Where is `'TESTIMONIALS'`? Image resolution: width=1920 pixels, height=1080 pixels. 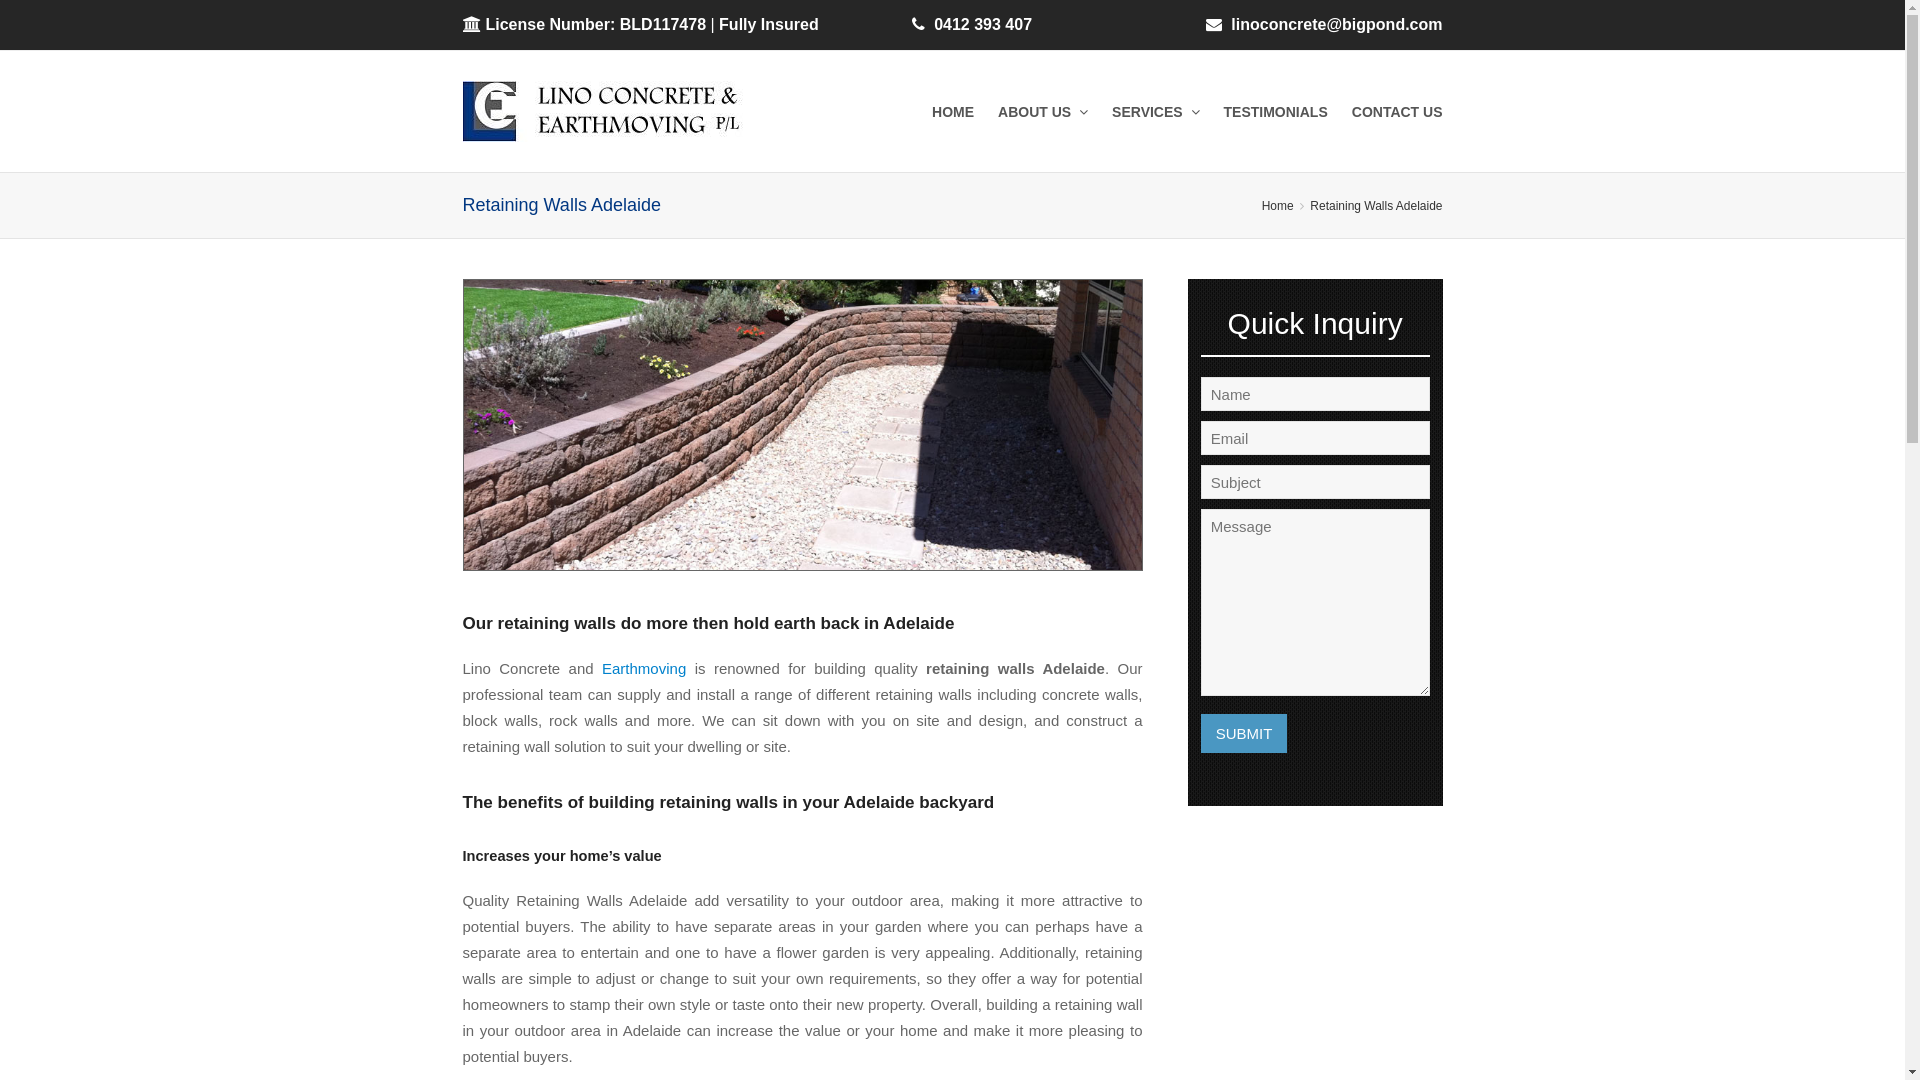 'TESTIMONIALS' is located at coordinates (1275, 111).